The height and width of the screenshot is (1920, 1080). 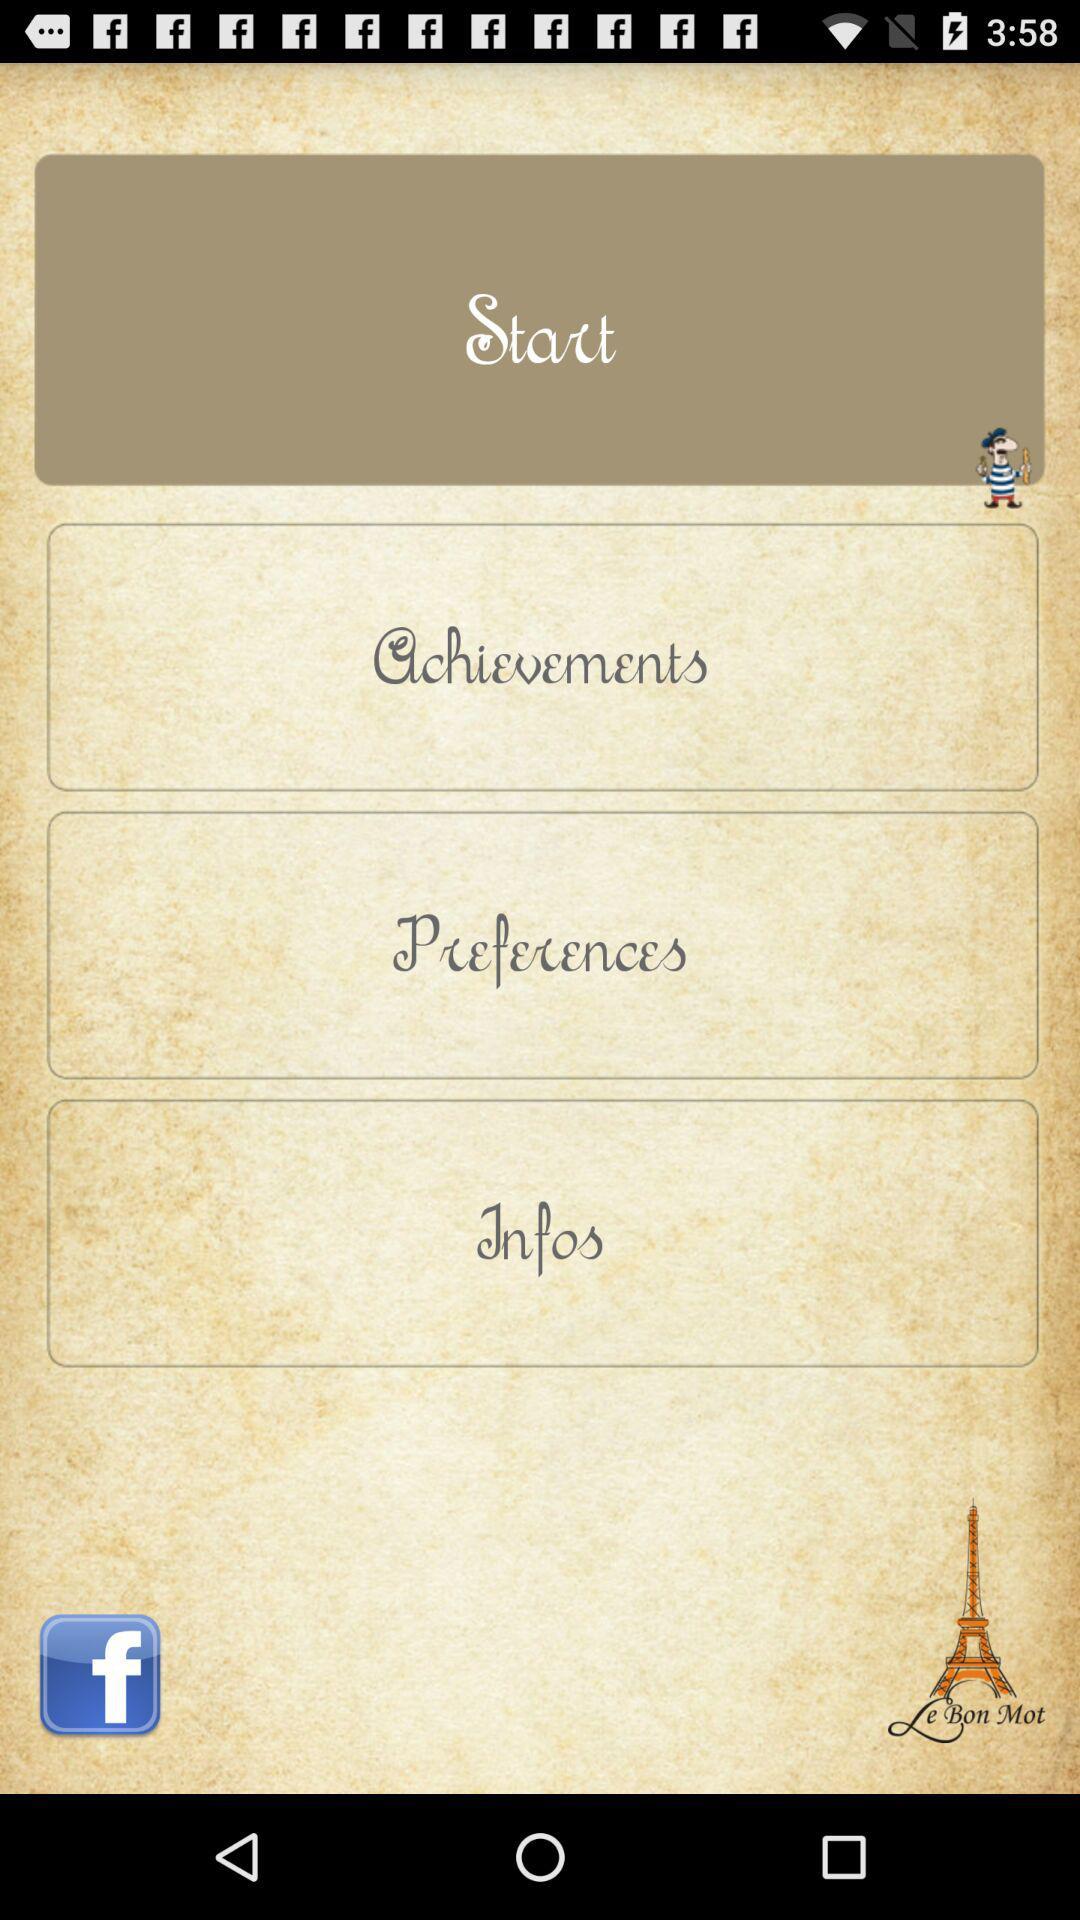 I want to click on button above the preferences icon, so click(x=540, y=656).